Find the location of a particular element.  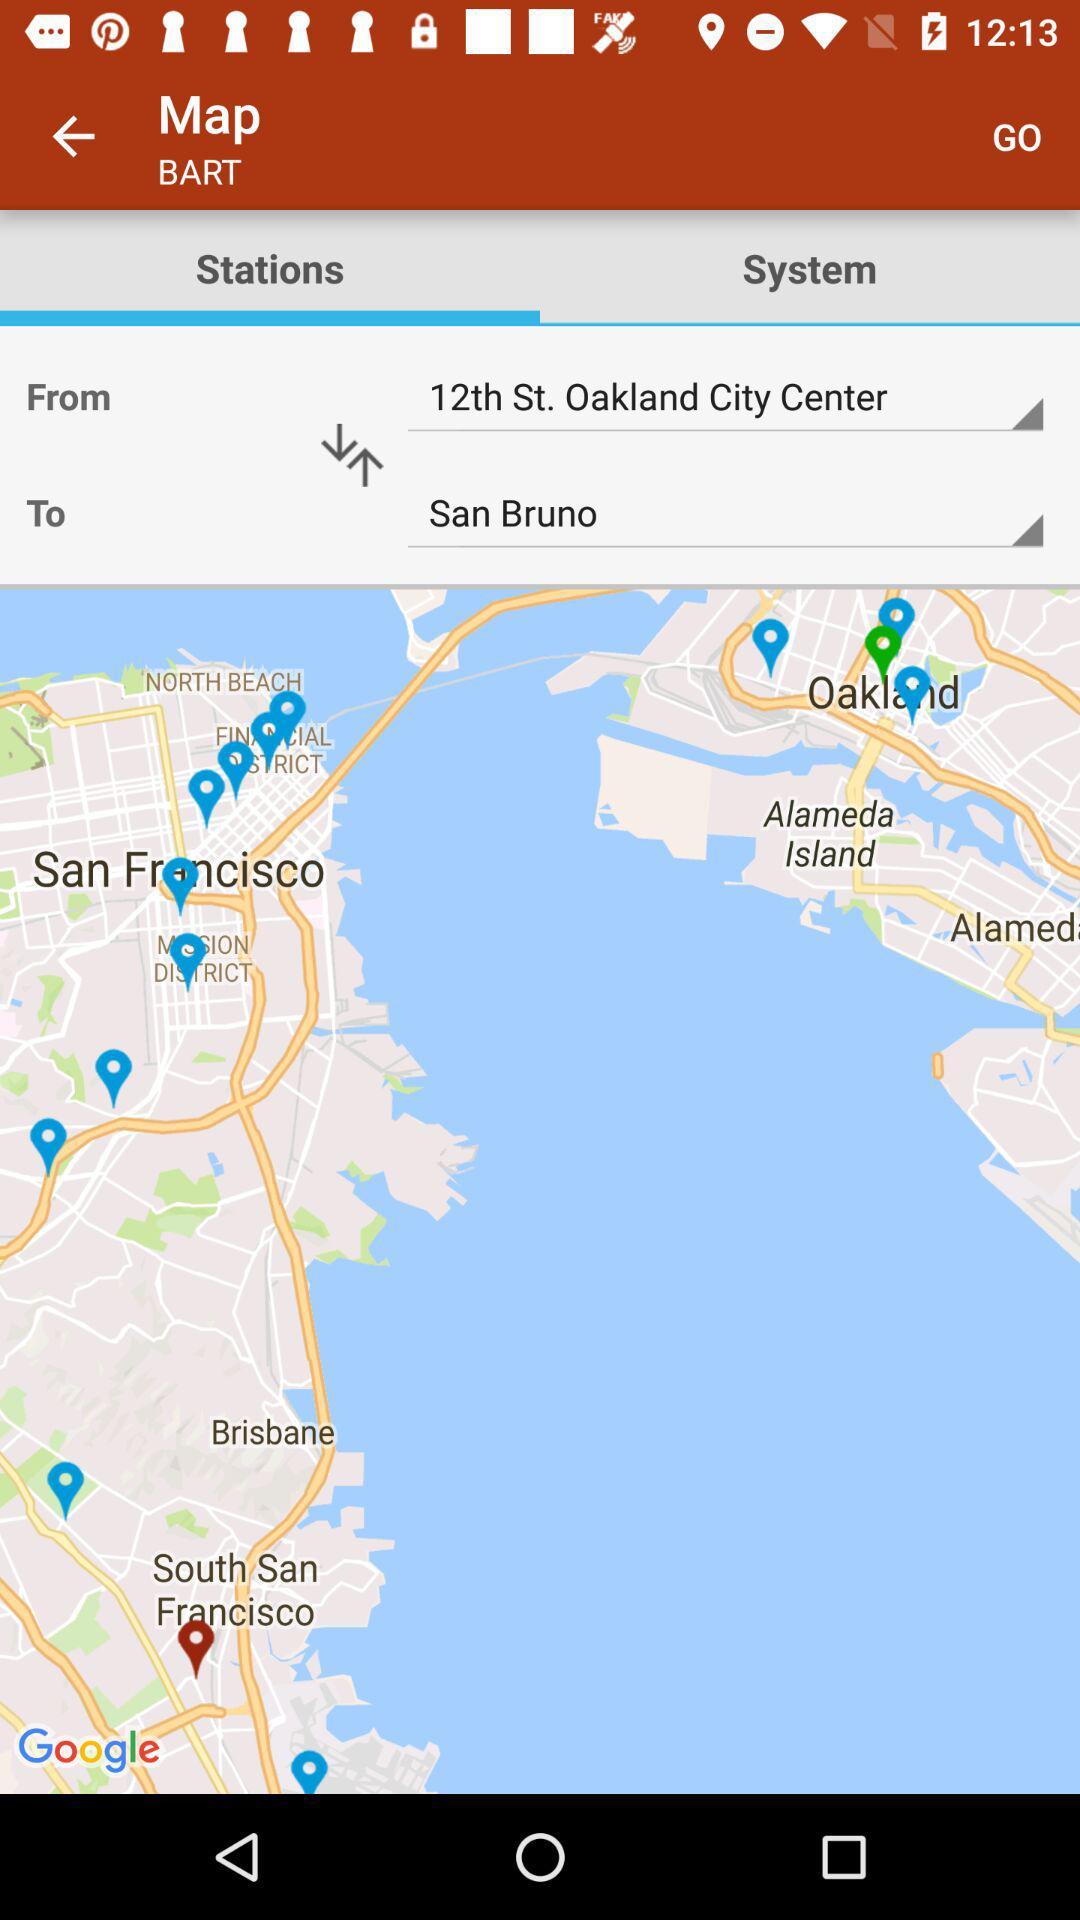

the item above 12th st oakland is located at coordinates (270, 267).